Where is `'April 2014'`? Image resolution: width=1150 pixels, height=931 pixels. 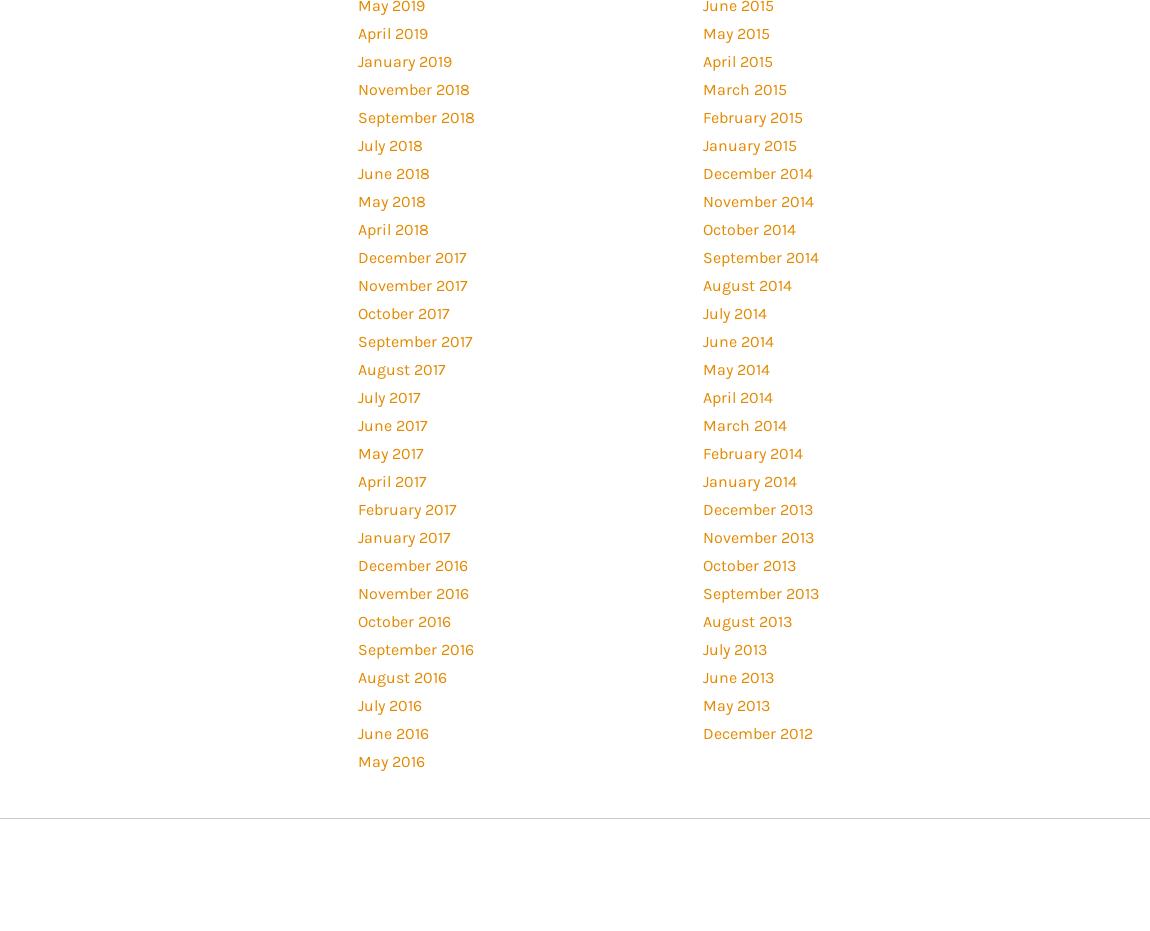
'April 2014' is located at coordinates (736, 396).